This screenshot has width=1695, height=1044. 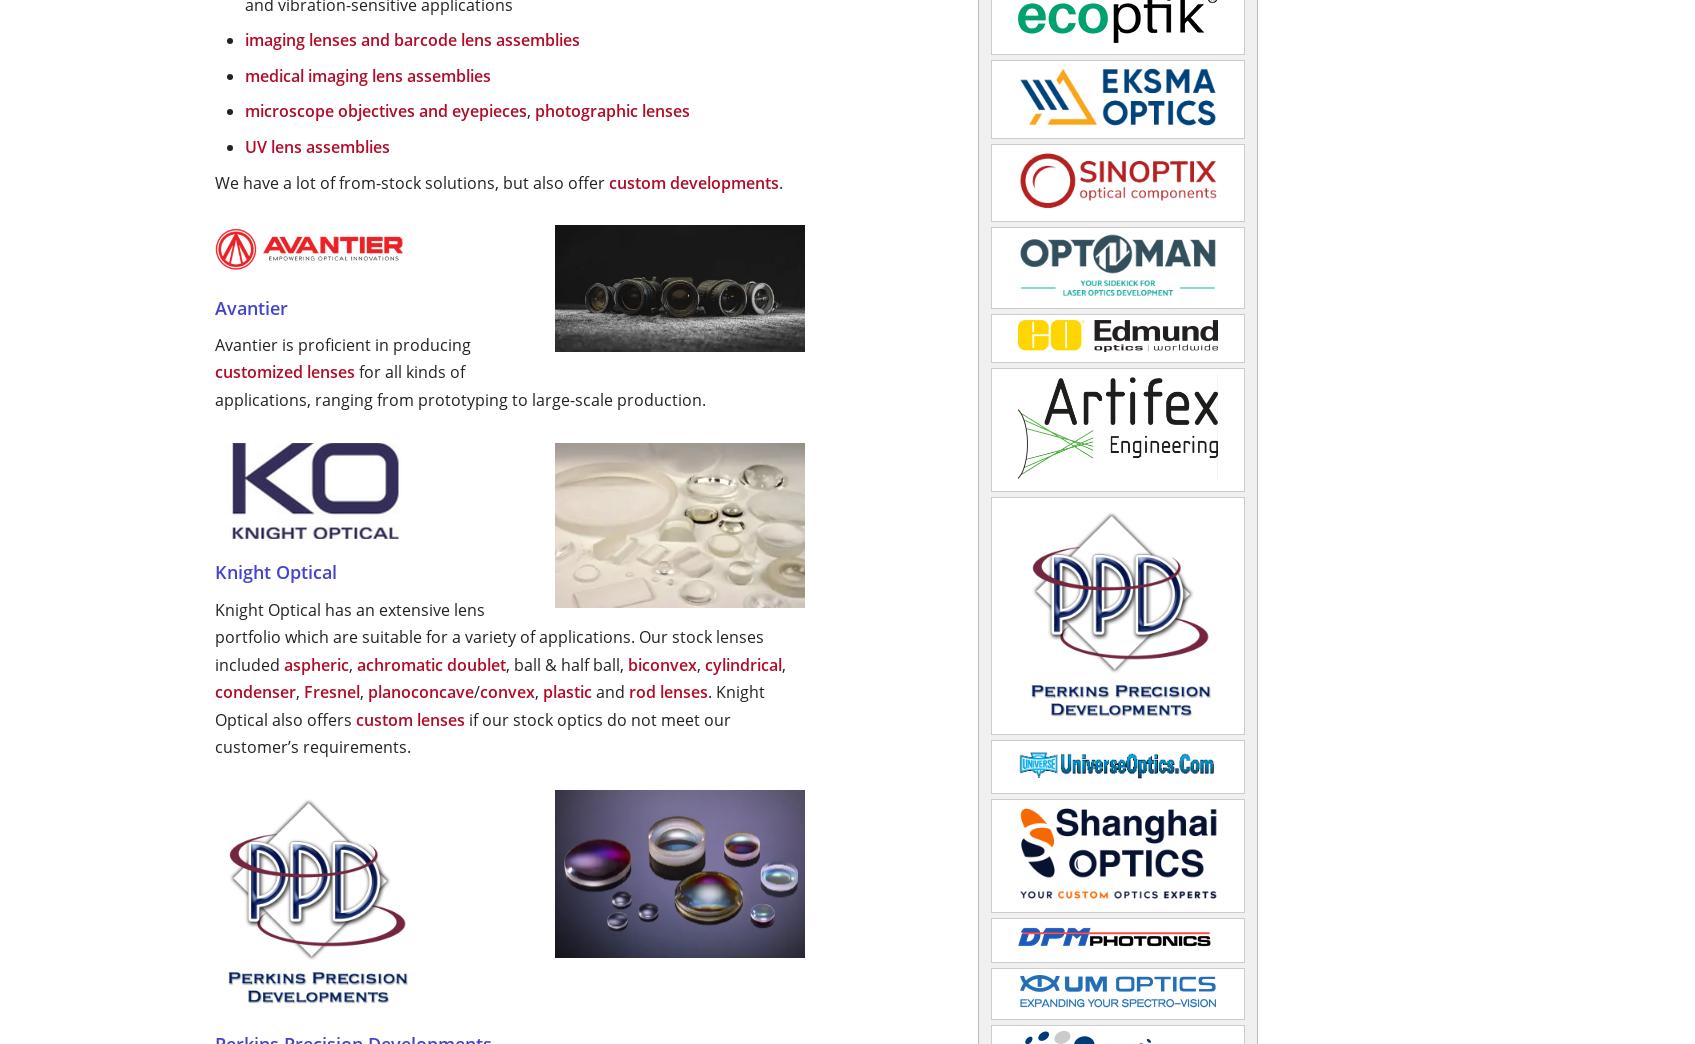 I want to click on 'rod lenses', so click(x=668, y=690).